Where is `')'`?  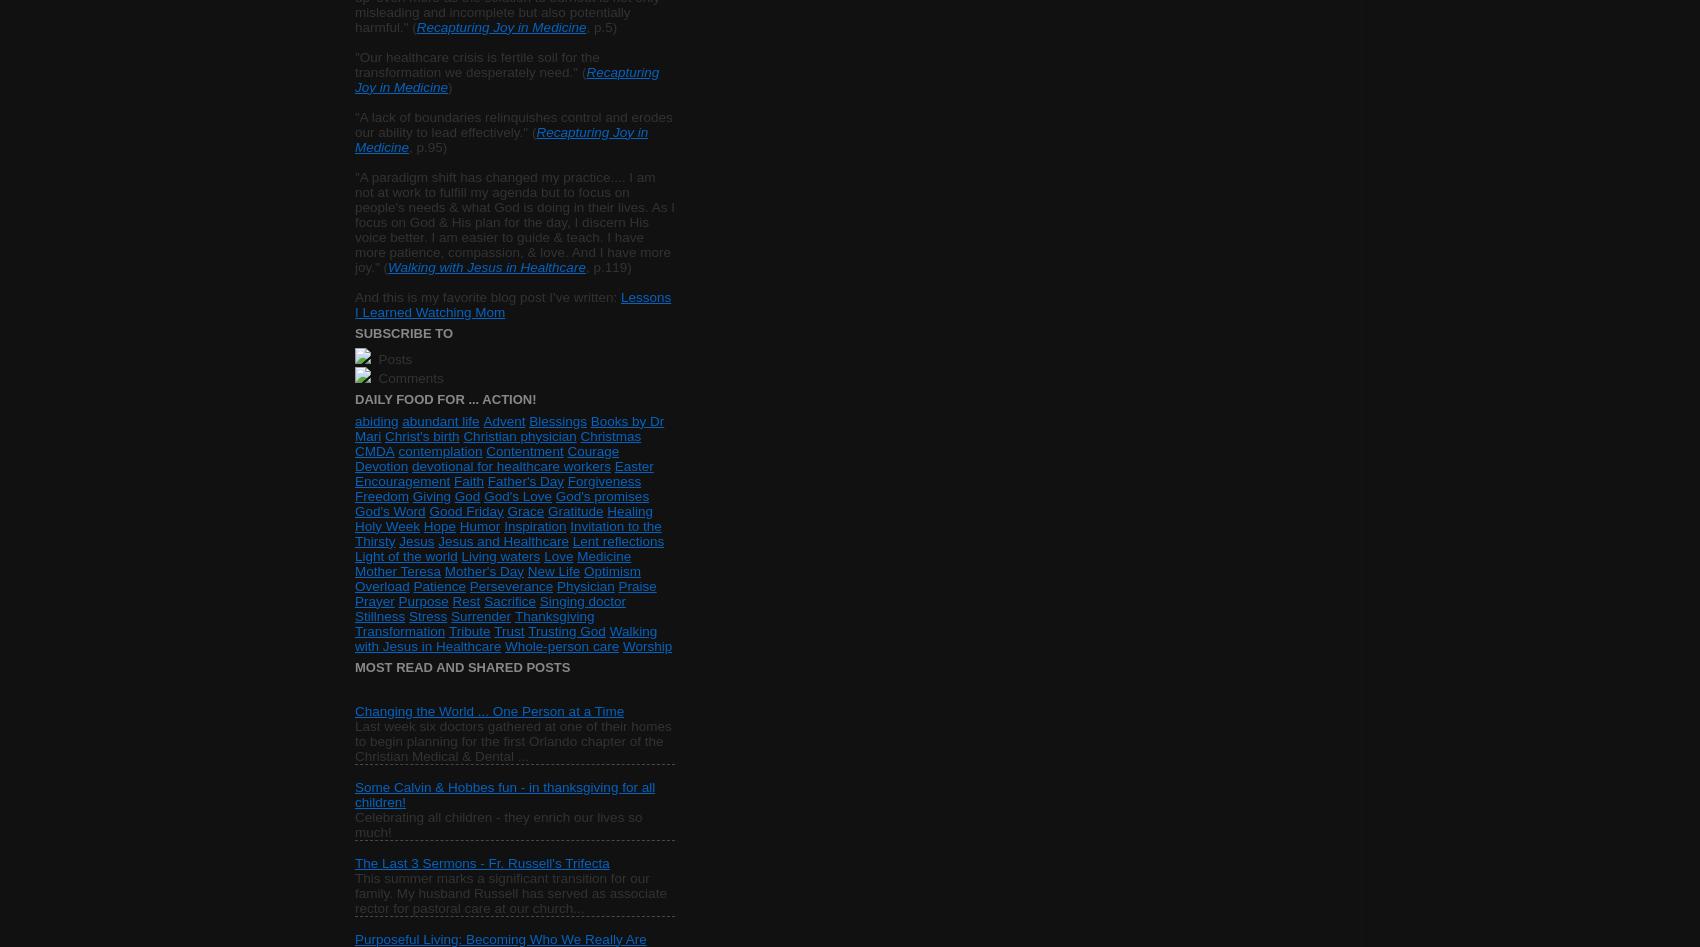 ')' is located at coordinates (449, 86).